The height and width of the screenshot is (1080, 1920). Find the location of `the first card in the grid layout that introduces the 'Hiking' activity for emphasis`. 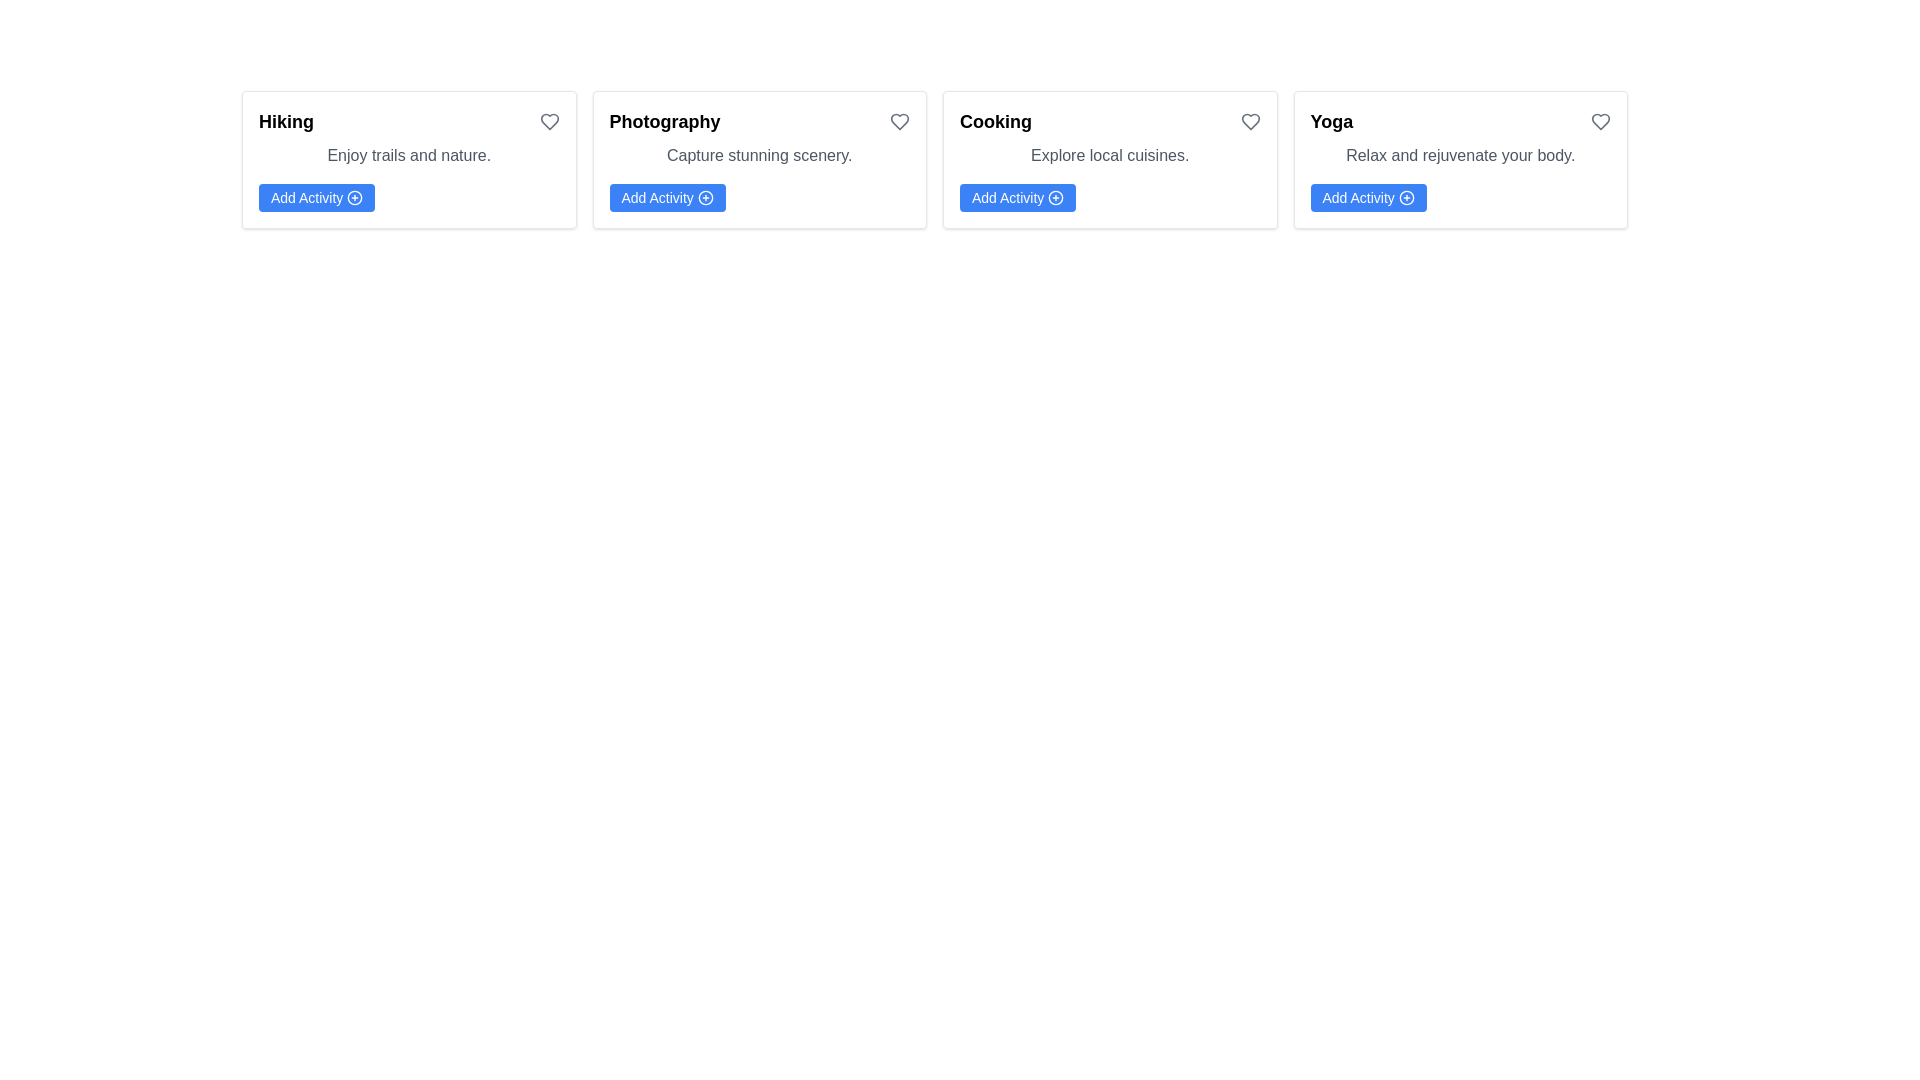

the first card in the grid layout that introduces the 'Hiking' activity for emphasis is located at coordinates (408, 158).